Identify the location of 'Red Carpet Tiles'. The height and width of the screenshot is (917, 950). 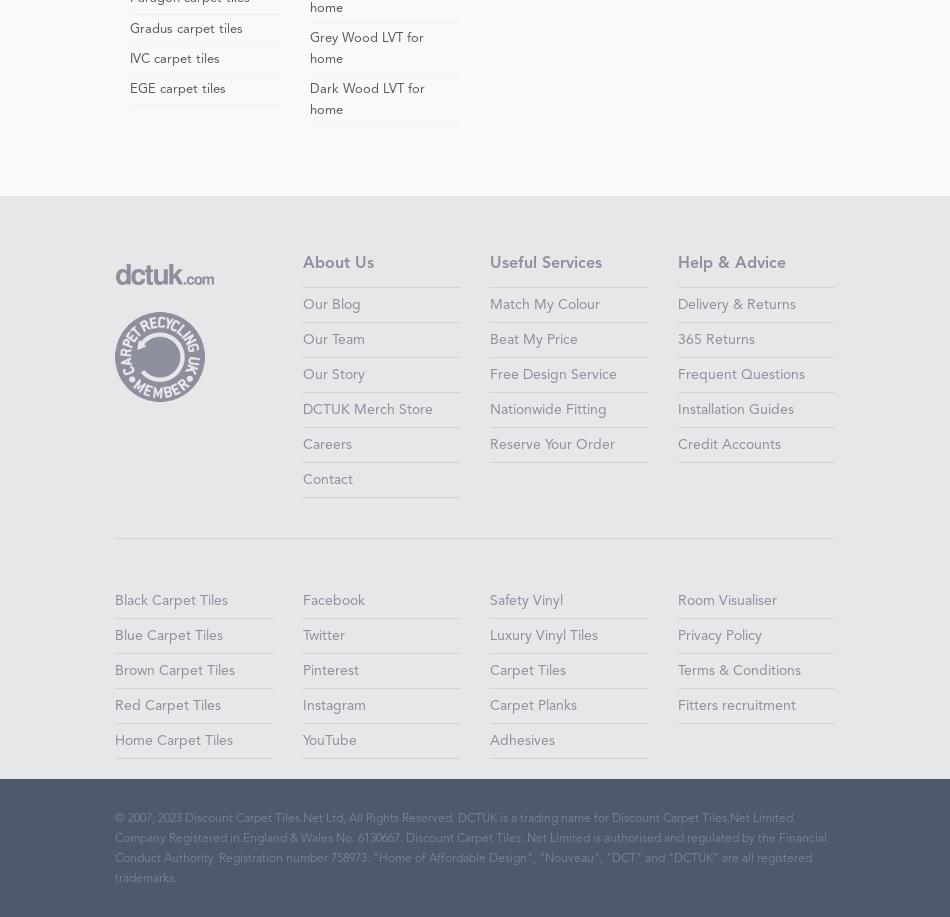
(167, 705).